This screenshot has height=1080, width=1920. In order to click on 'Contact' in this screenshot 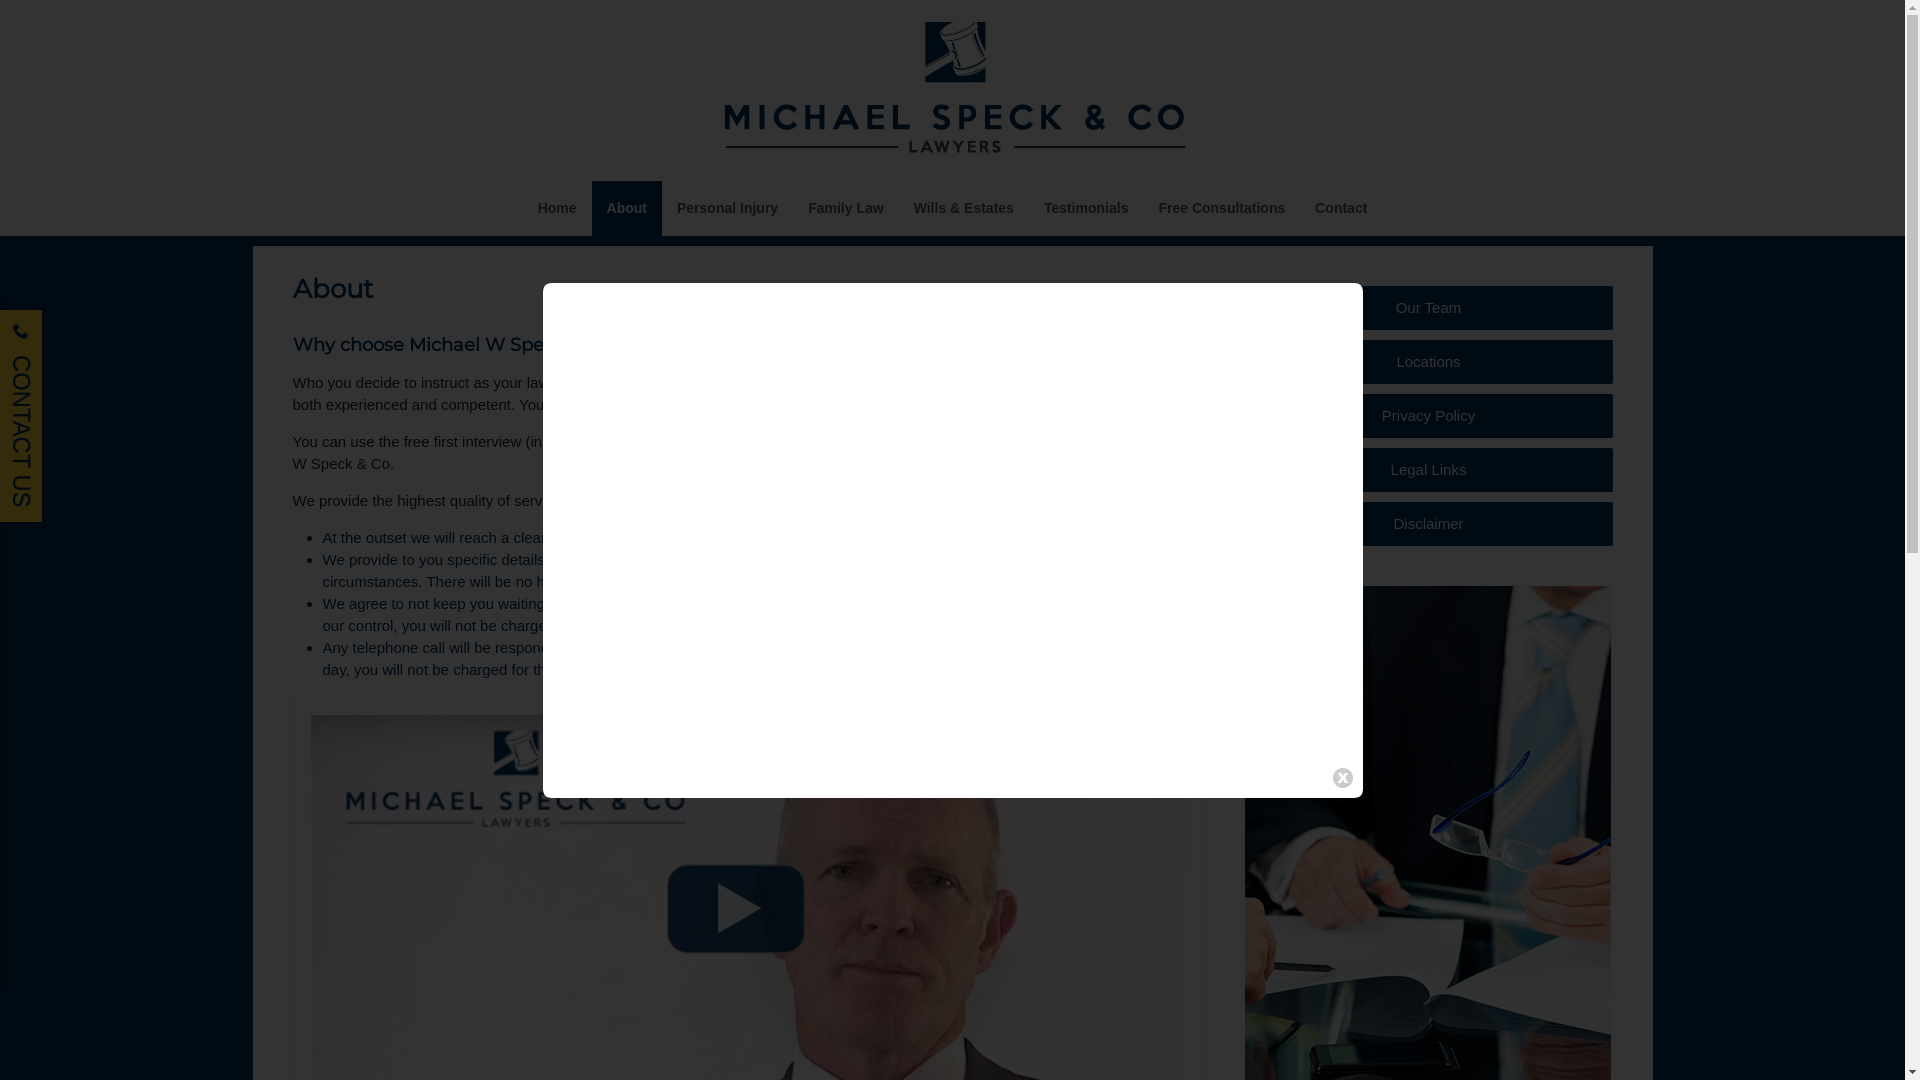, I will do `click(1300, 208)`.